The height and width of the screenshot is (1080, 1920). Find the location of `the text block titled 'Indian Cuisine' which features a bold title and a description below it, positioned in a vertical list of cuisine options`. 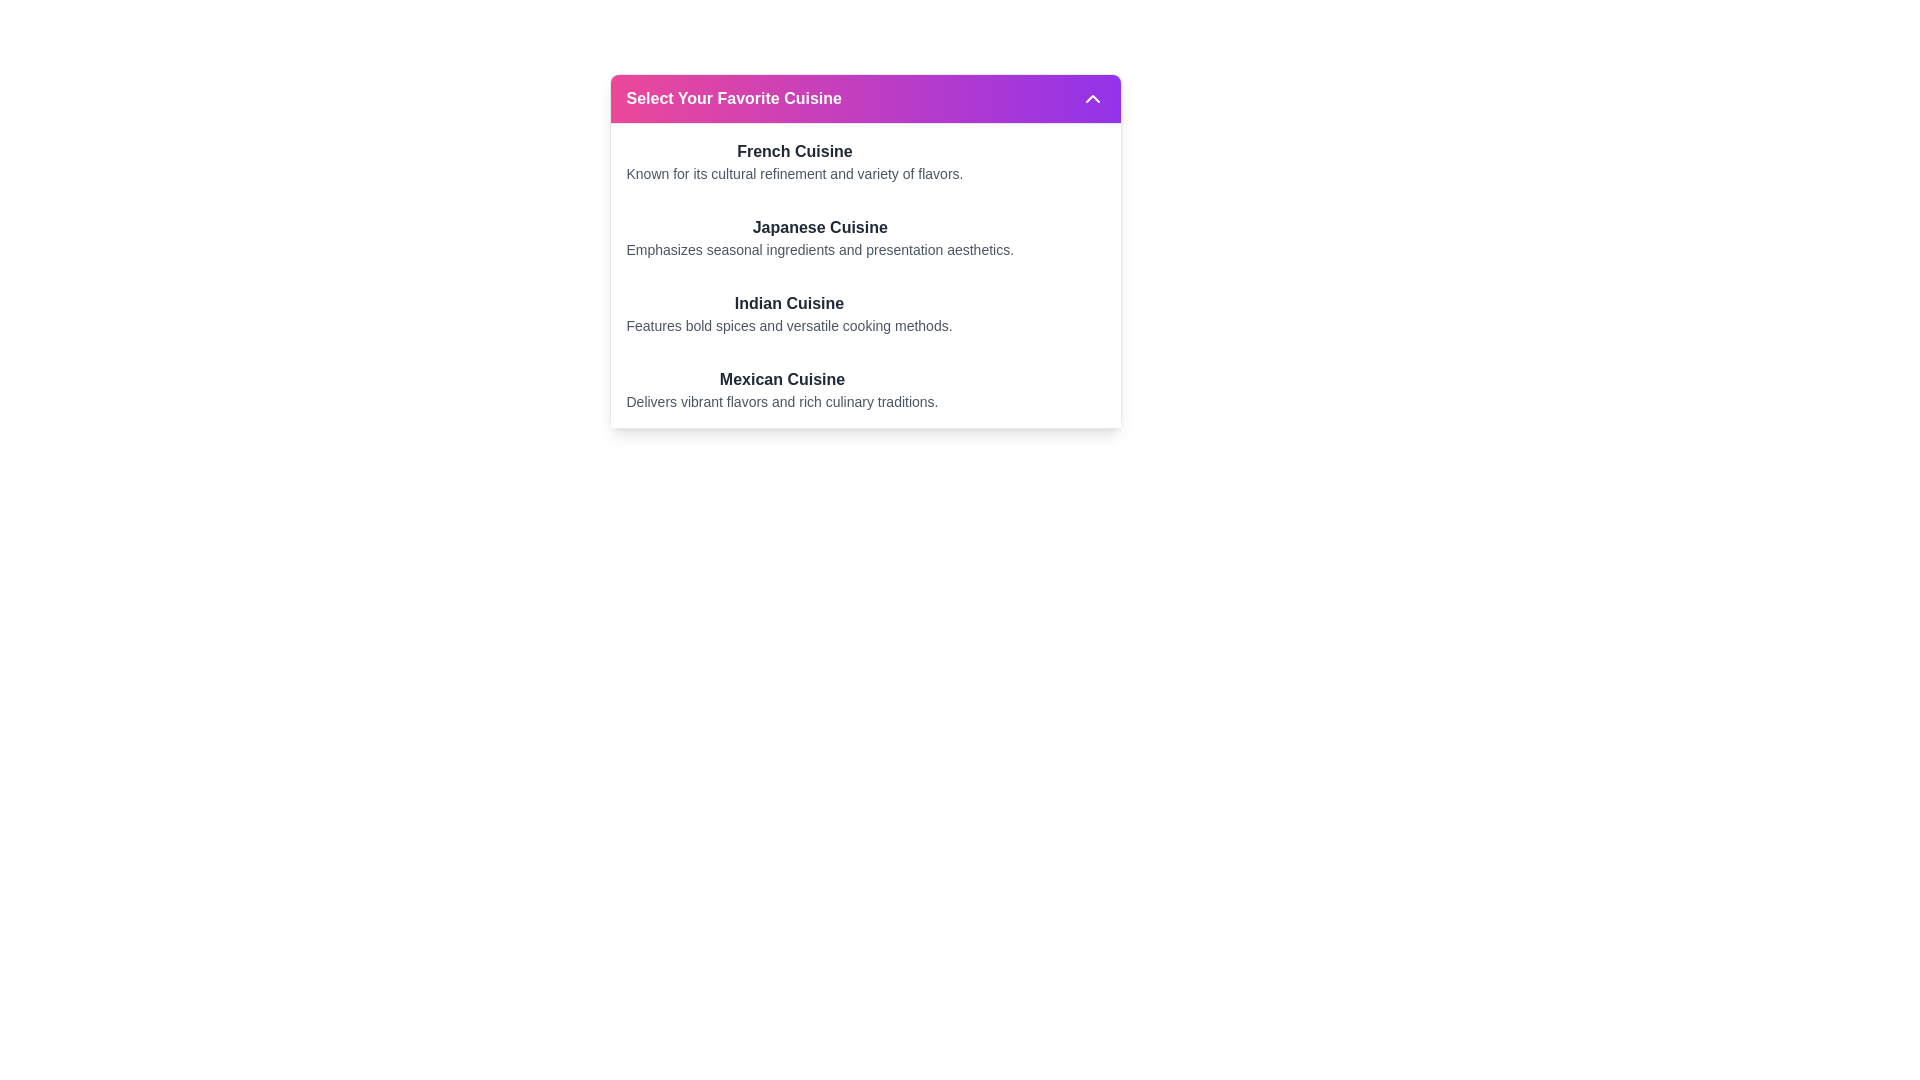

the text block titled 'Indian Cuisine' which features a bold title and a description below it, positioned in a vertical list of cuisine options is located at coordinates (788, 313).